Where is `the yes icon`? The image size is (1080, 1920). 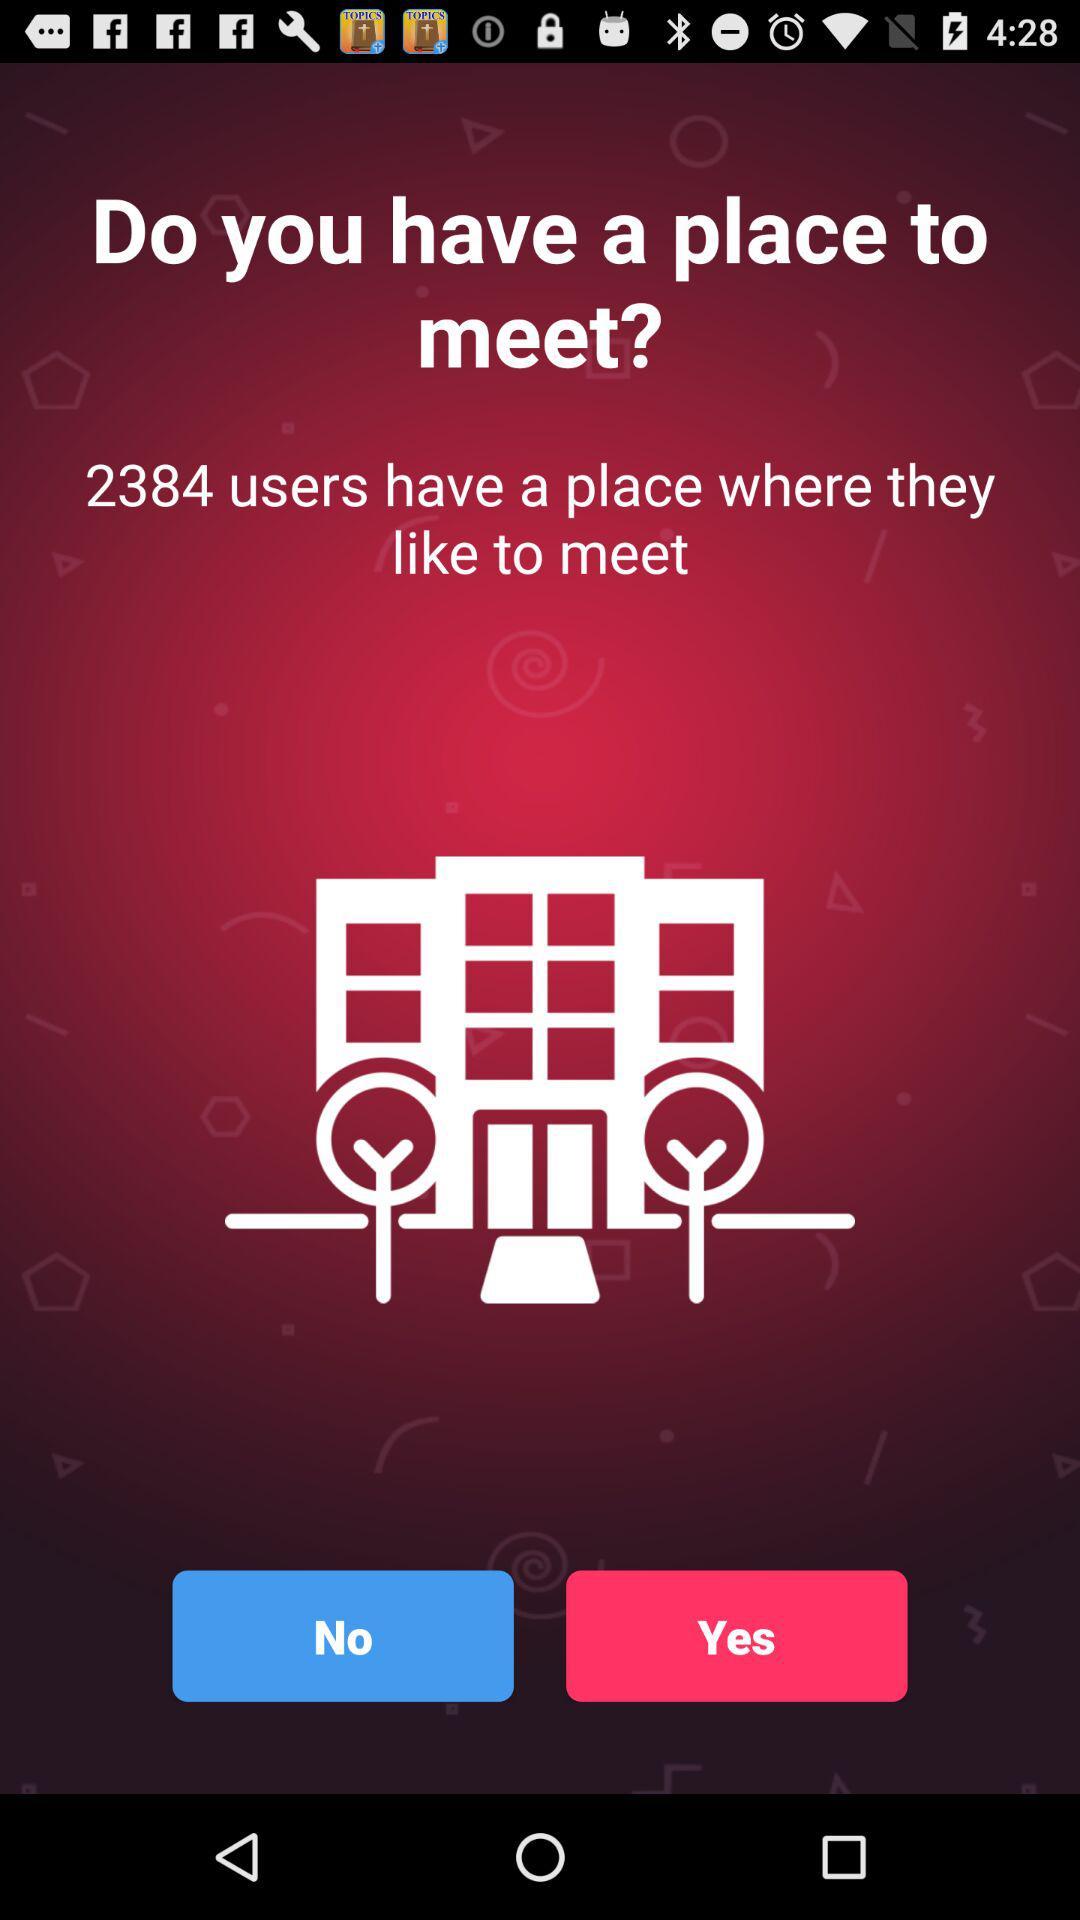
the yes icon is located at coordinates (736, 1636).